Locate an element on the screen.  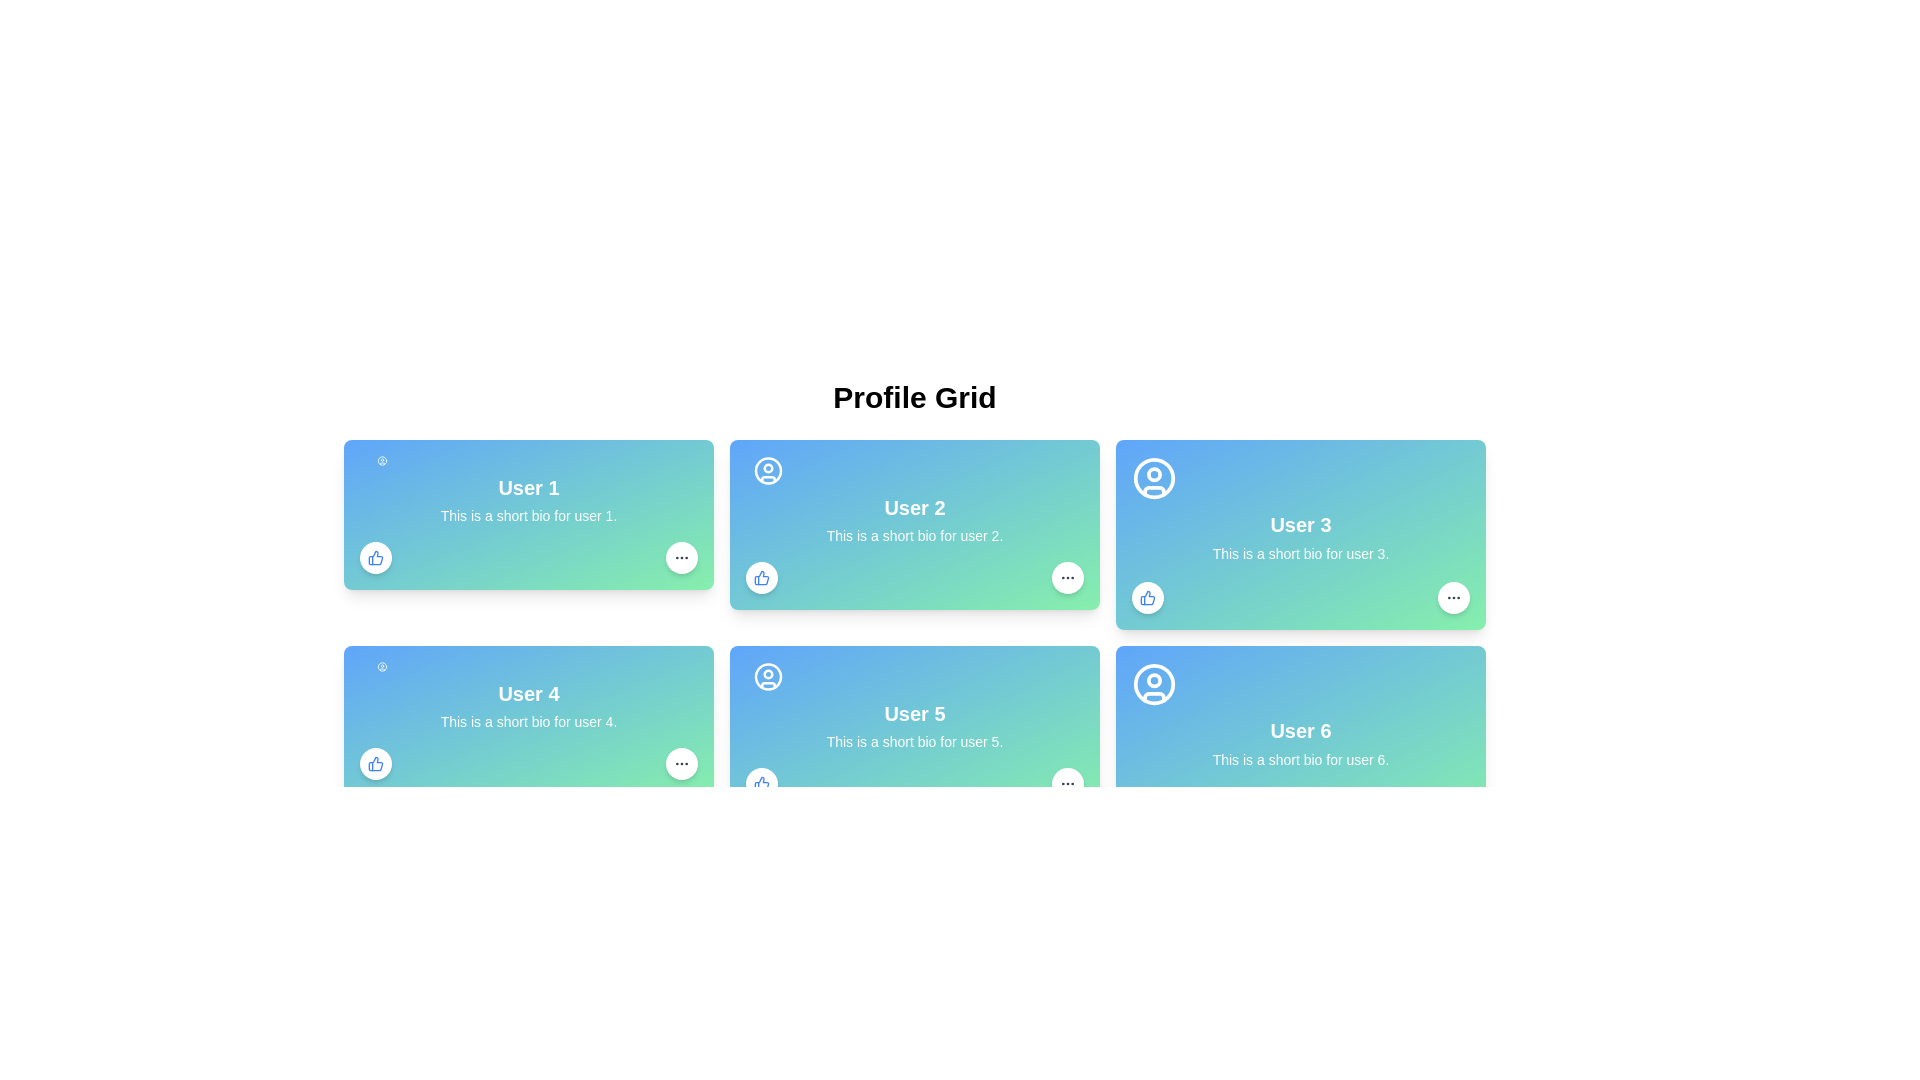
the smaller circle SVG shape that is part of the profile icon for 'User 3' located in the profile grid's third card in the first row is located at coordinates (1154, 474).